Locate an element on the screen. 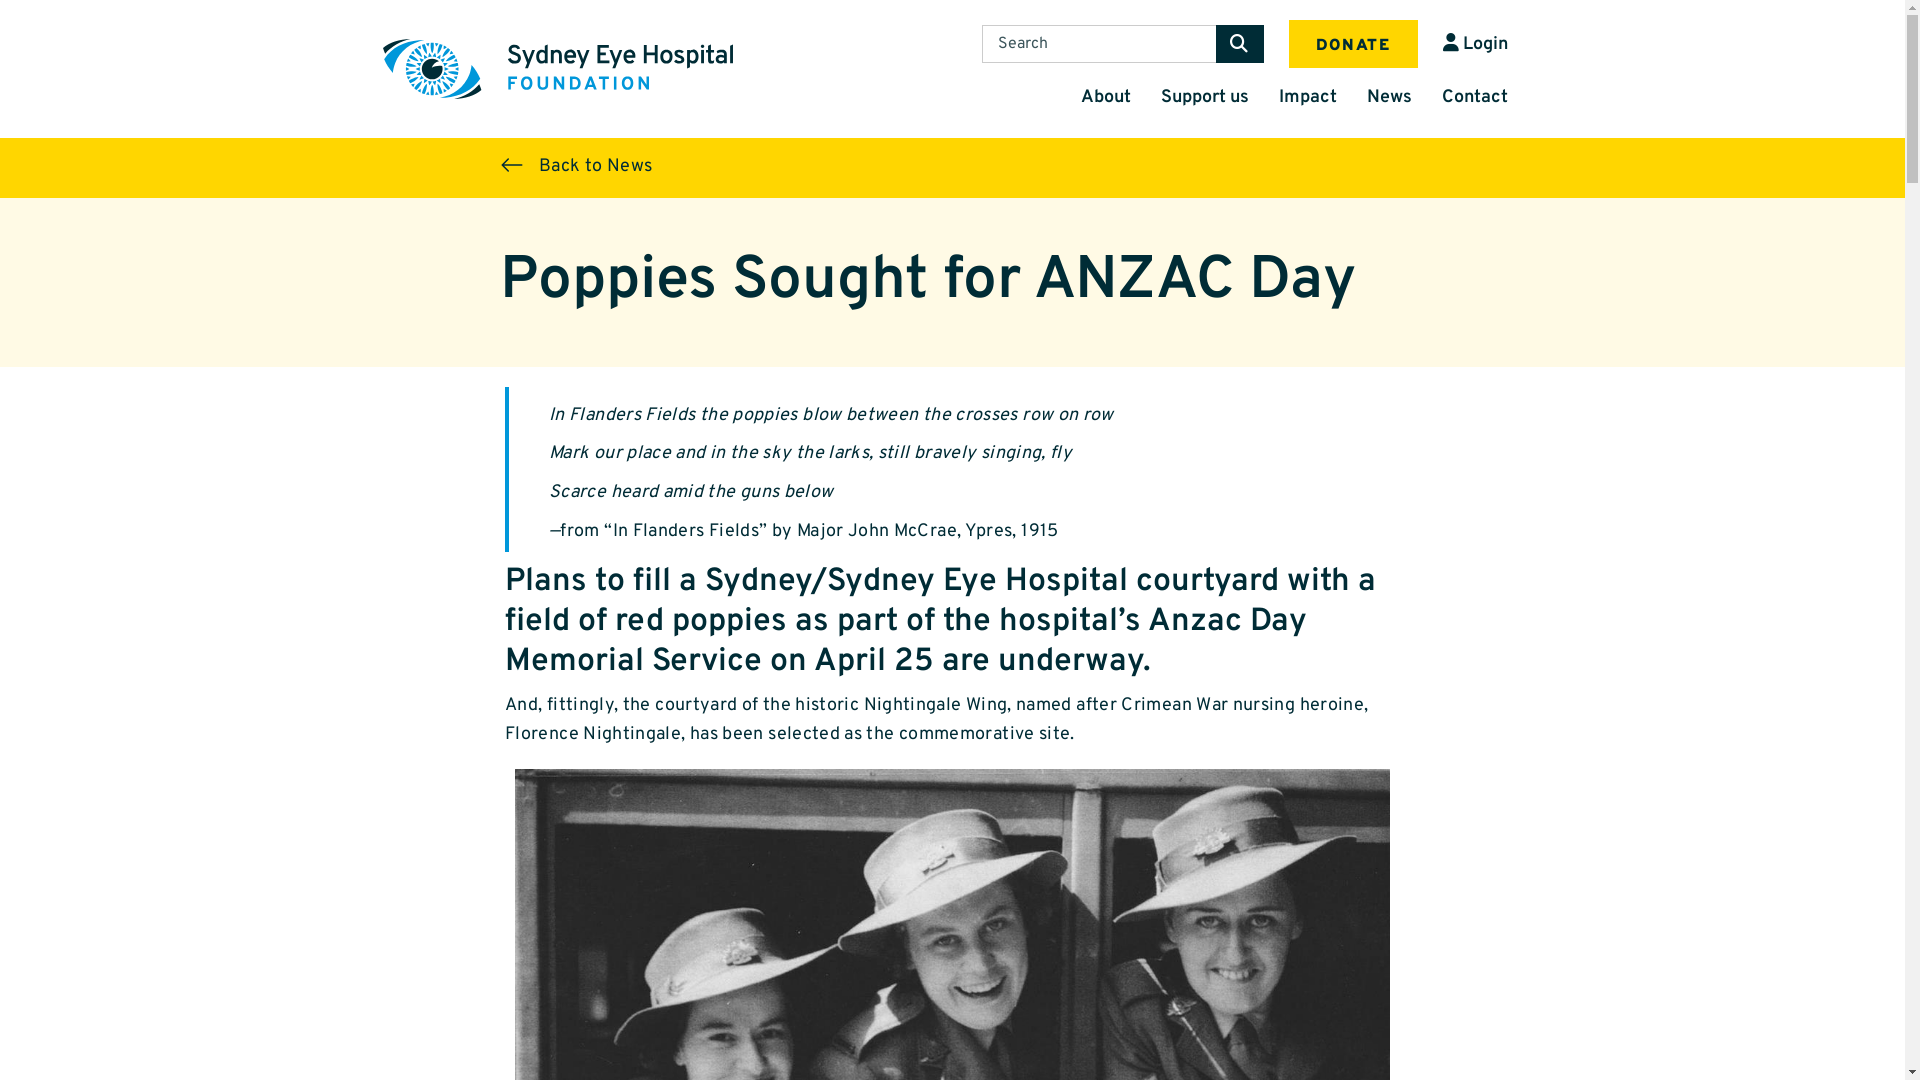 This screenshot has width=1920, height=1080. 'Login' is located at coordinates (1472, 43).